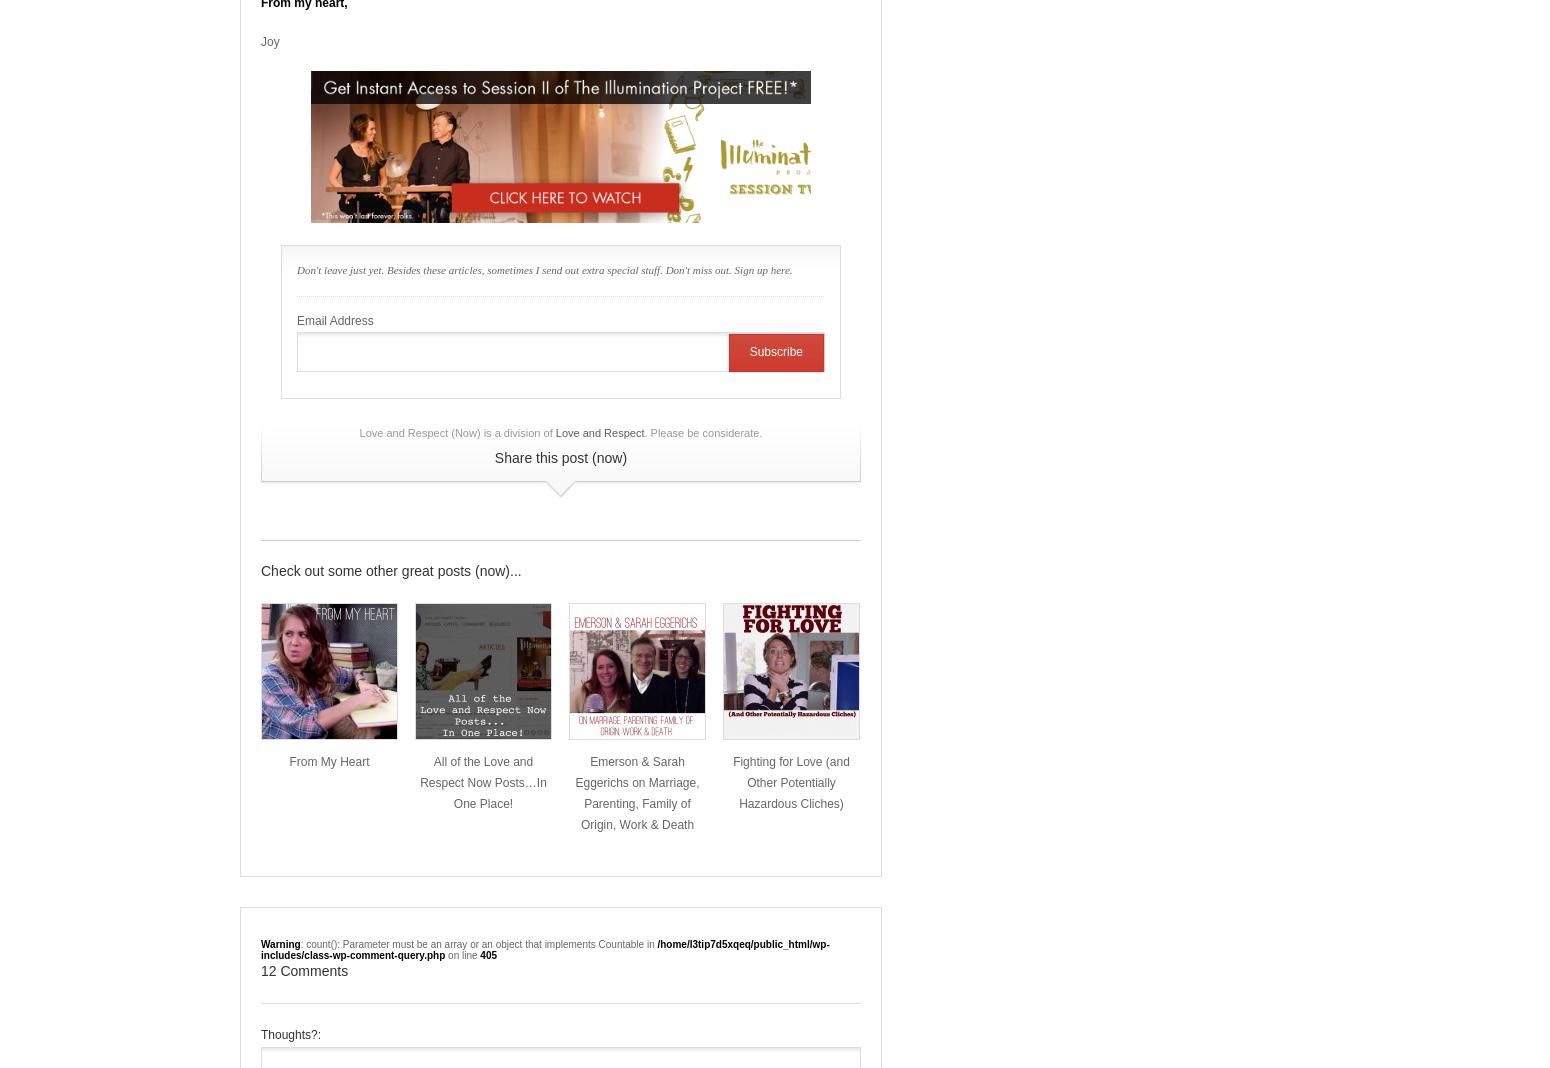 The width and height of the screenshot is (1550, 1068). What do you see at coordinates (555, 432) in the screenshot?
I see `'Love and Respect'` at bounding box center [555, 432].